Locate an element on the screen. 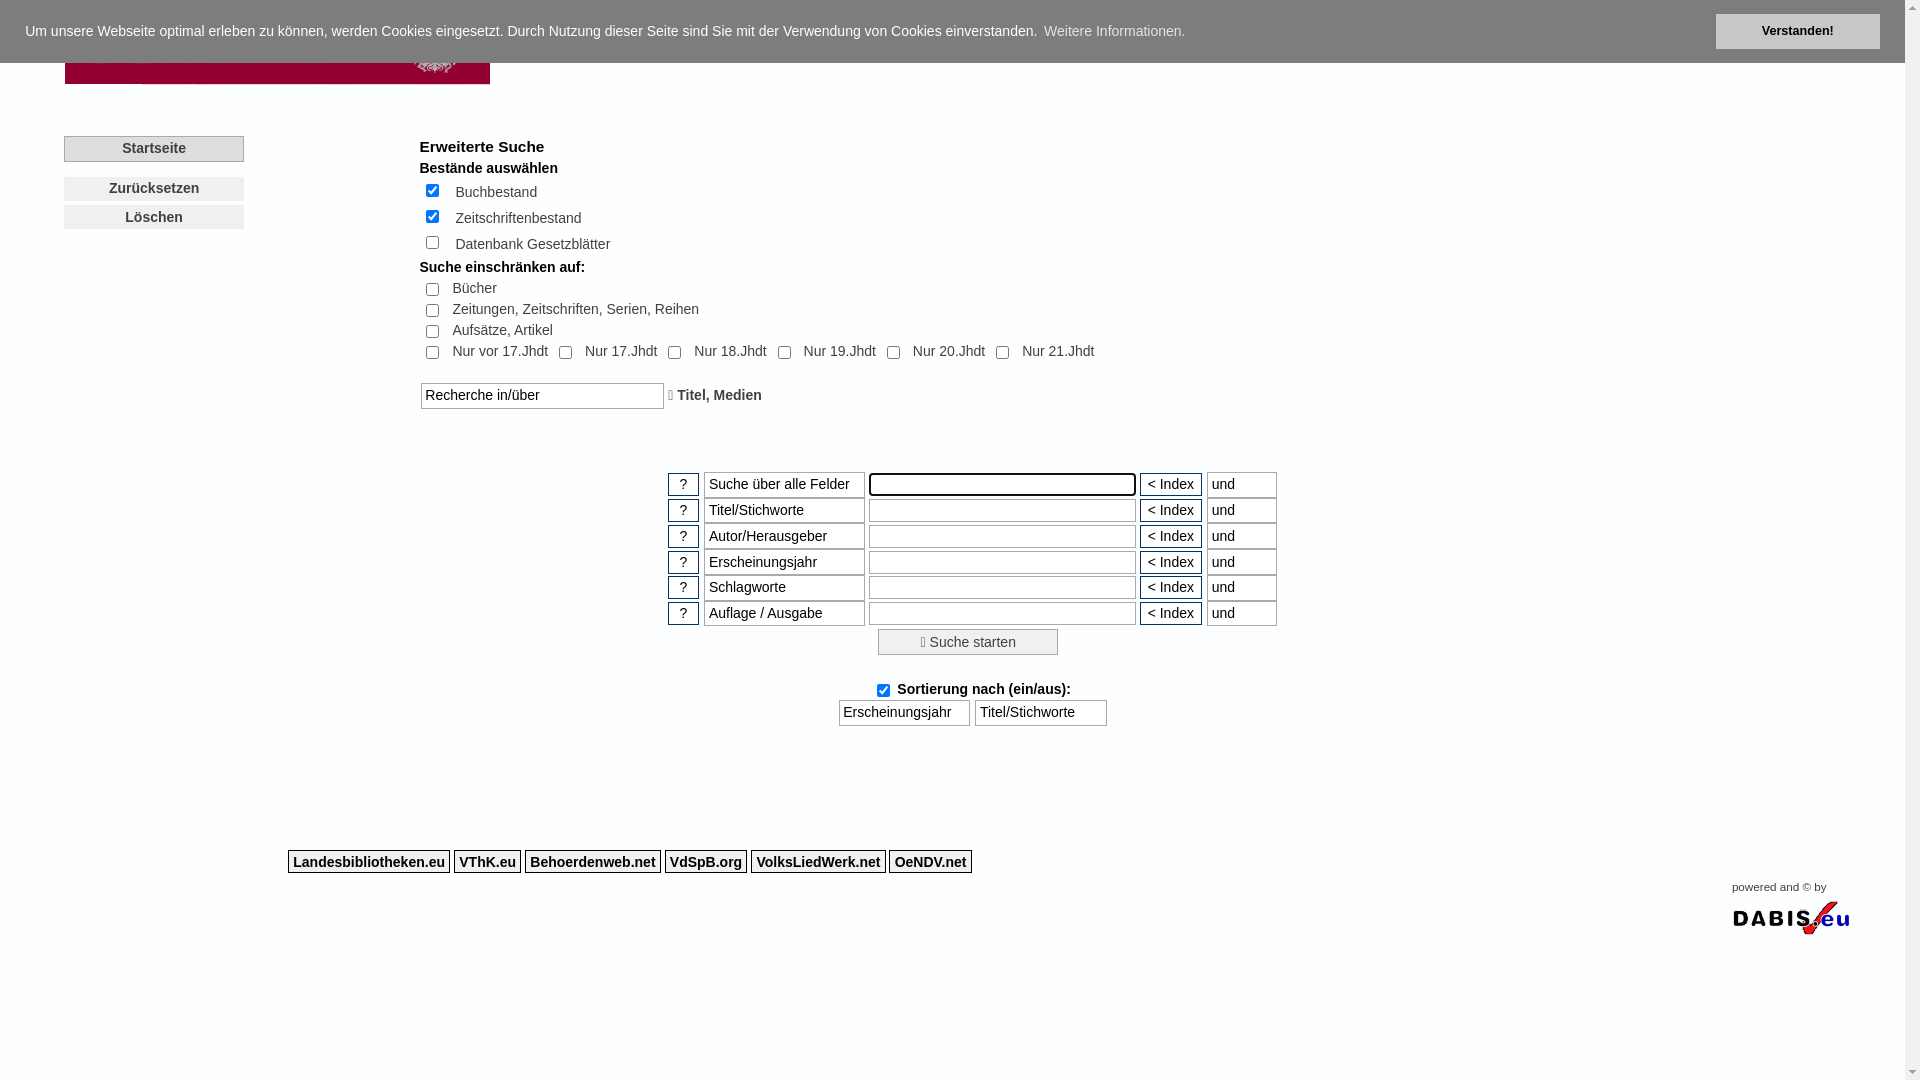 Image resolution: width=1920 pixels, height=1080 pixels. 'Behoerdenweb.net' is located at coordinates (592, 860).